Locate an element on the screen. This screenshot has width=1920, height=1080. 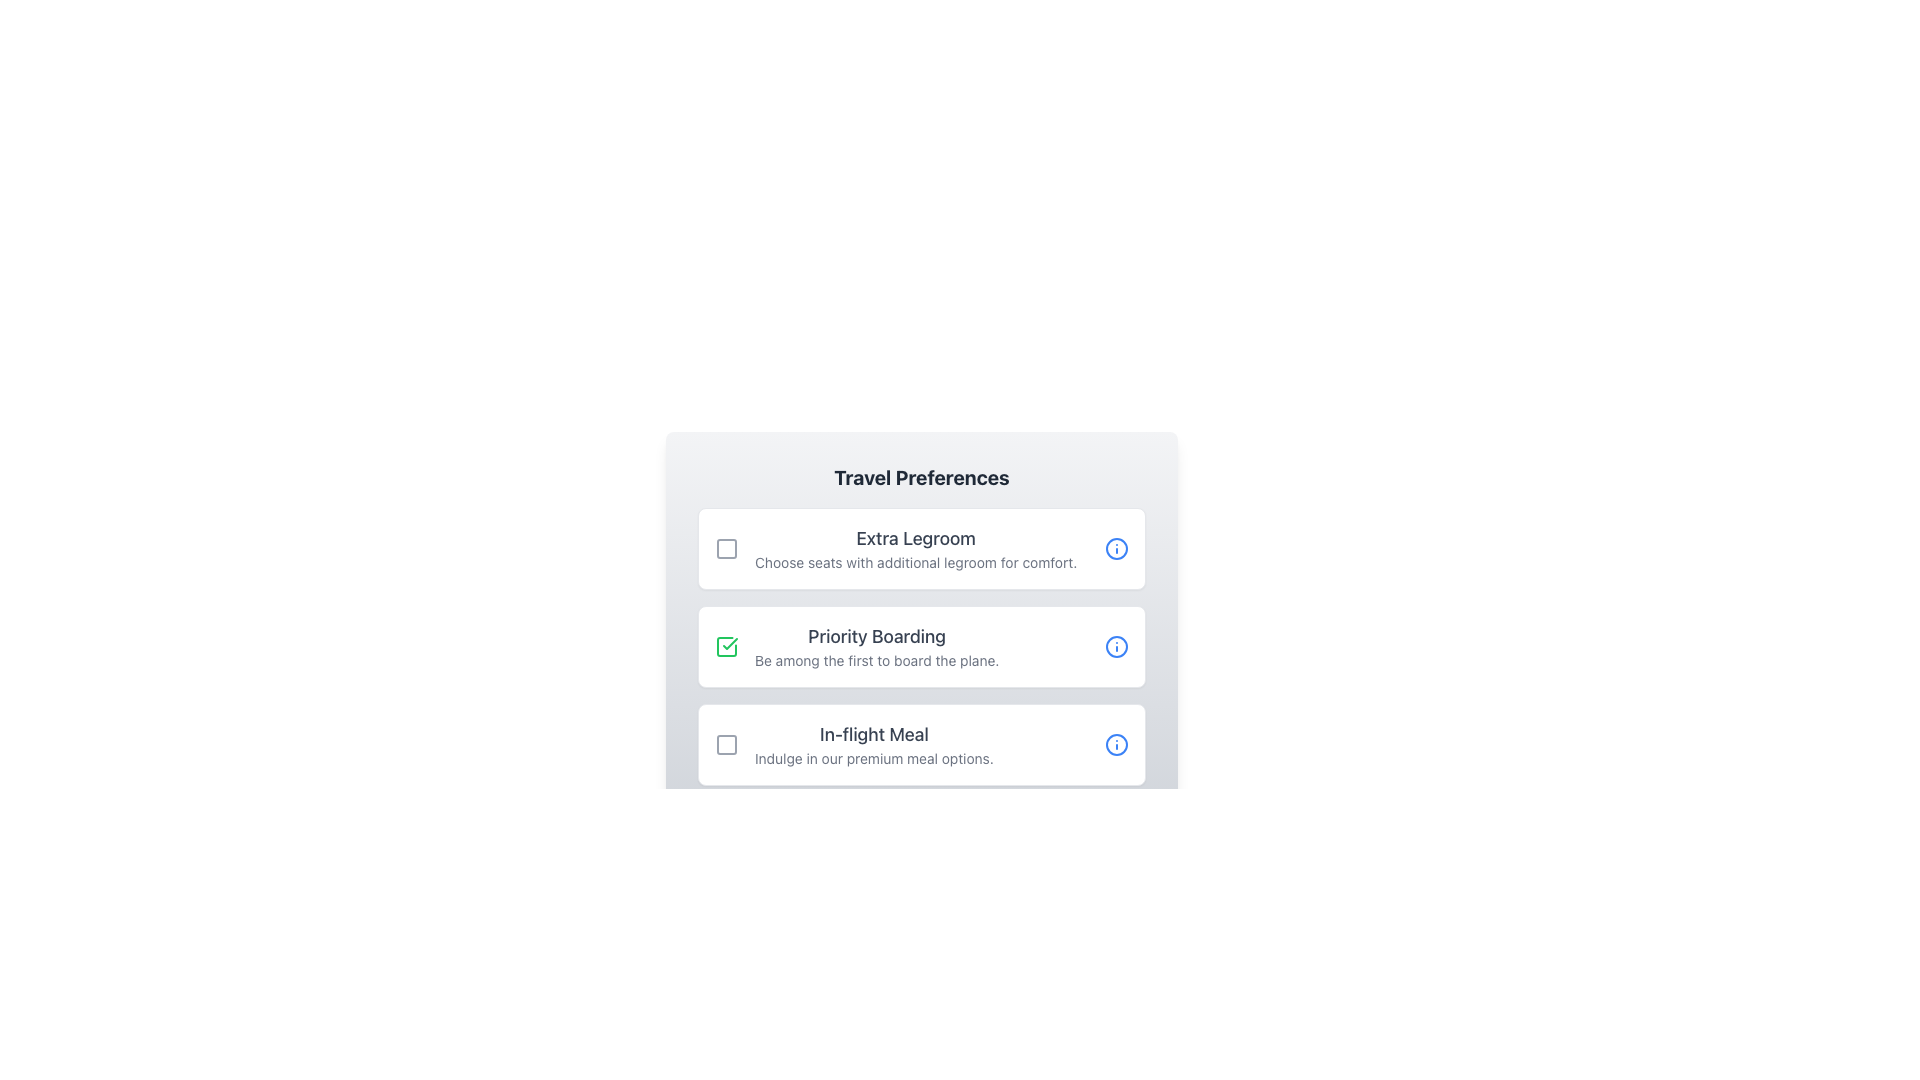
the checkbox for 'In-flight Meal' is located at coordinates (725, 744).